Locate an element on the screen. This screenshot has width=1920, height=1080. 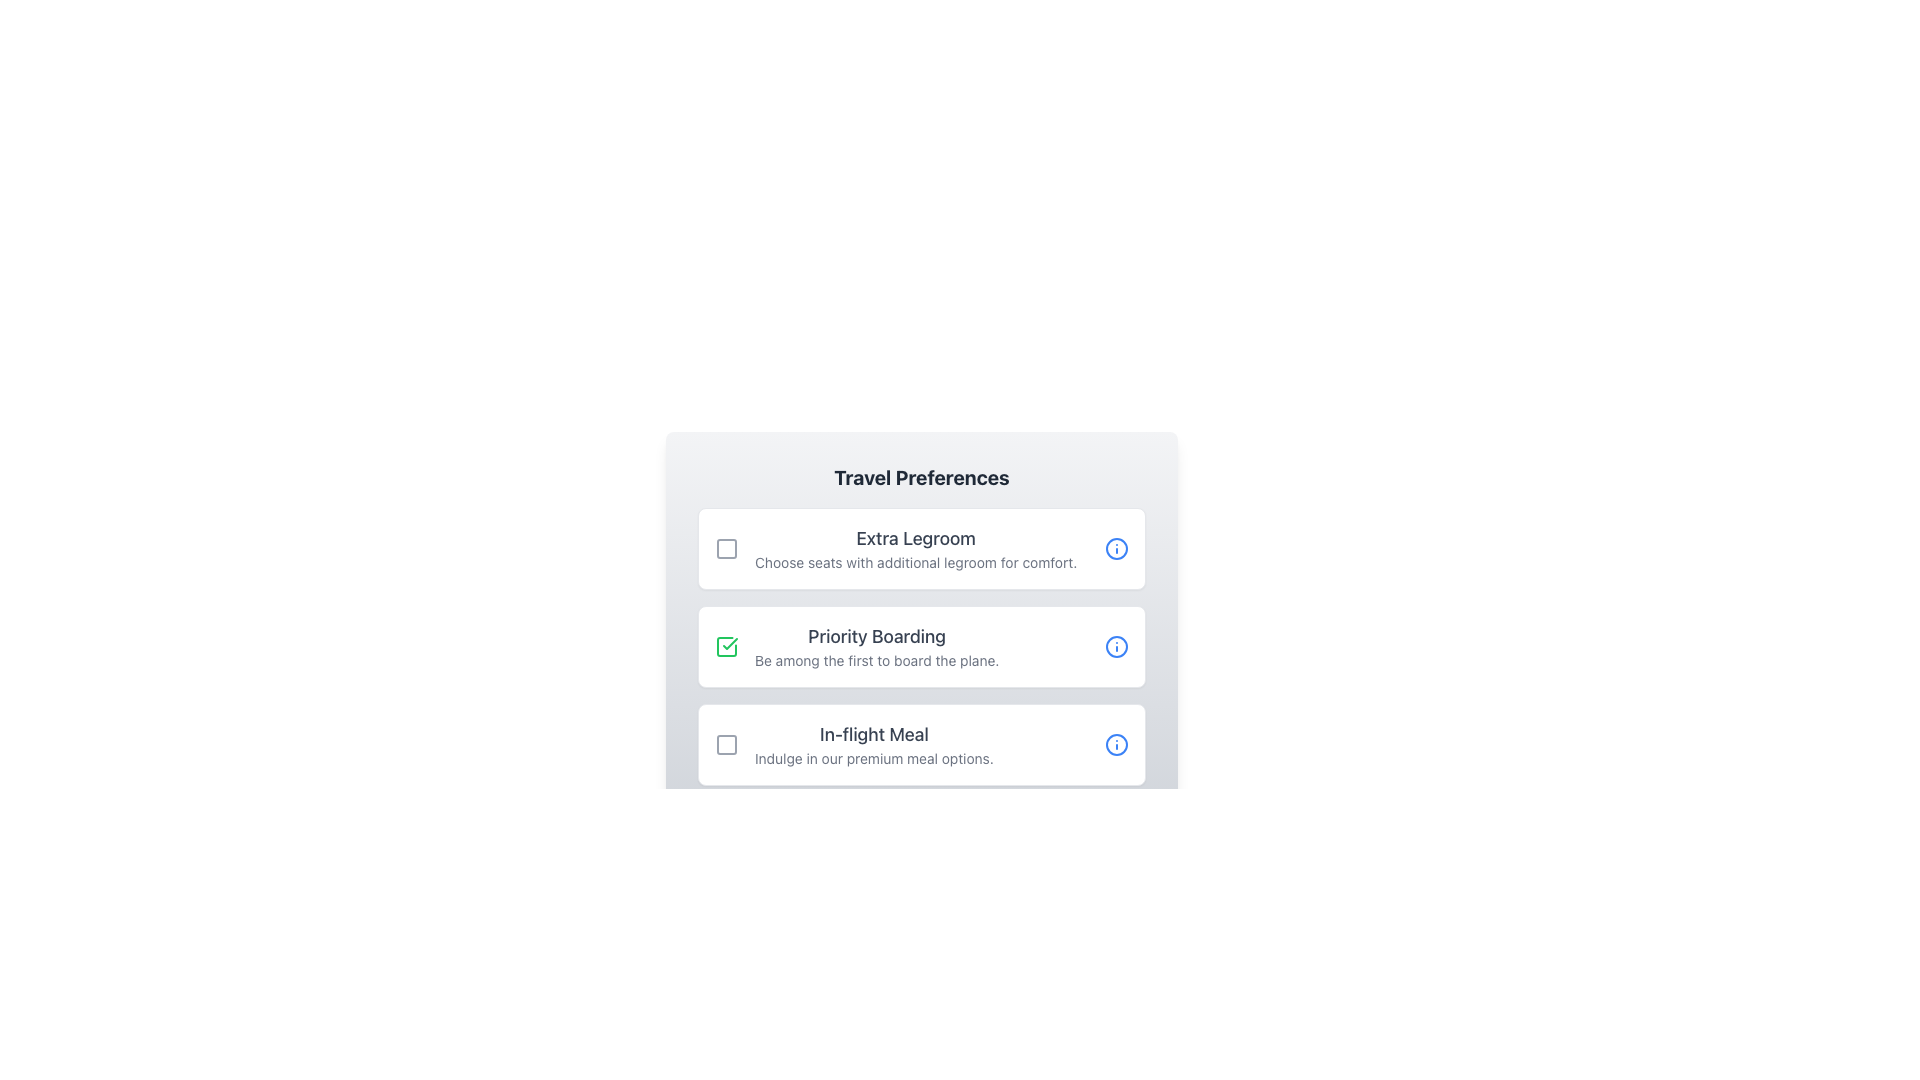
the checkbox for 'In-flight Meal' is located at coordinates (725, 744).